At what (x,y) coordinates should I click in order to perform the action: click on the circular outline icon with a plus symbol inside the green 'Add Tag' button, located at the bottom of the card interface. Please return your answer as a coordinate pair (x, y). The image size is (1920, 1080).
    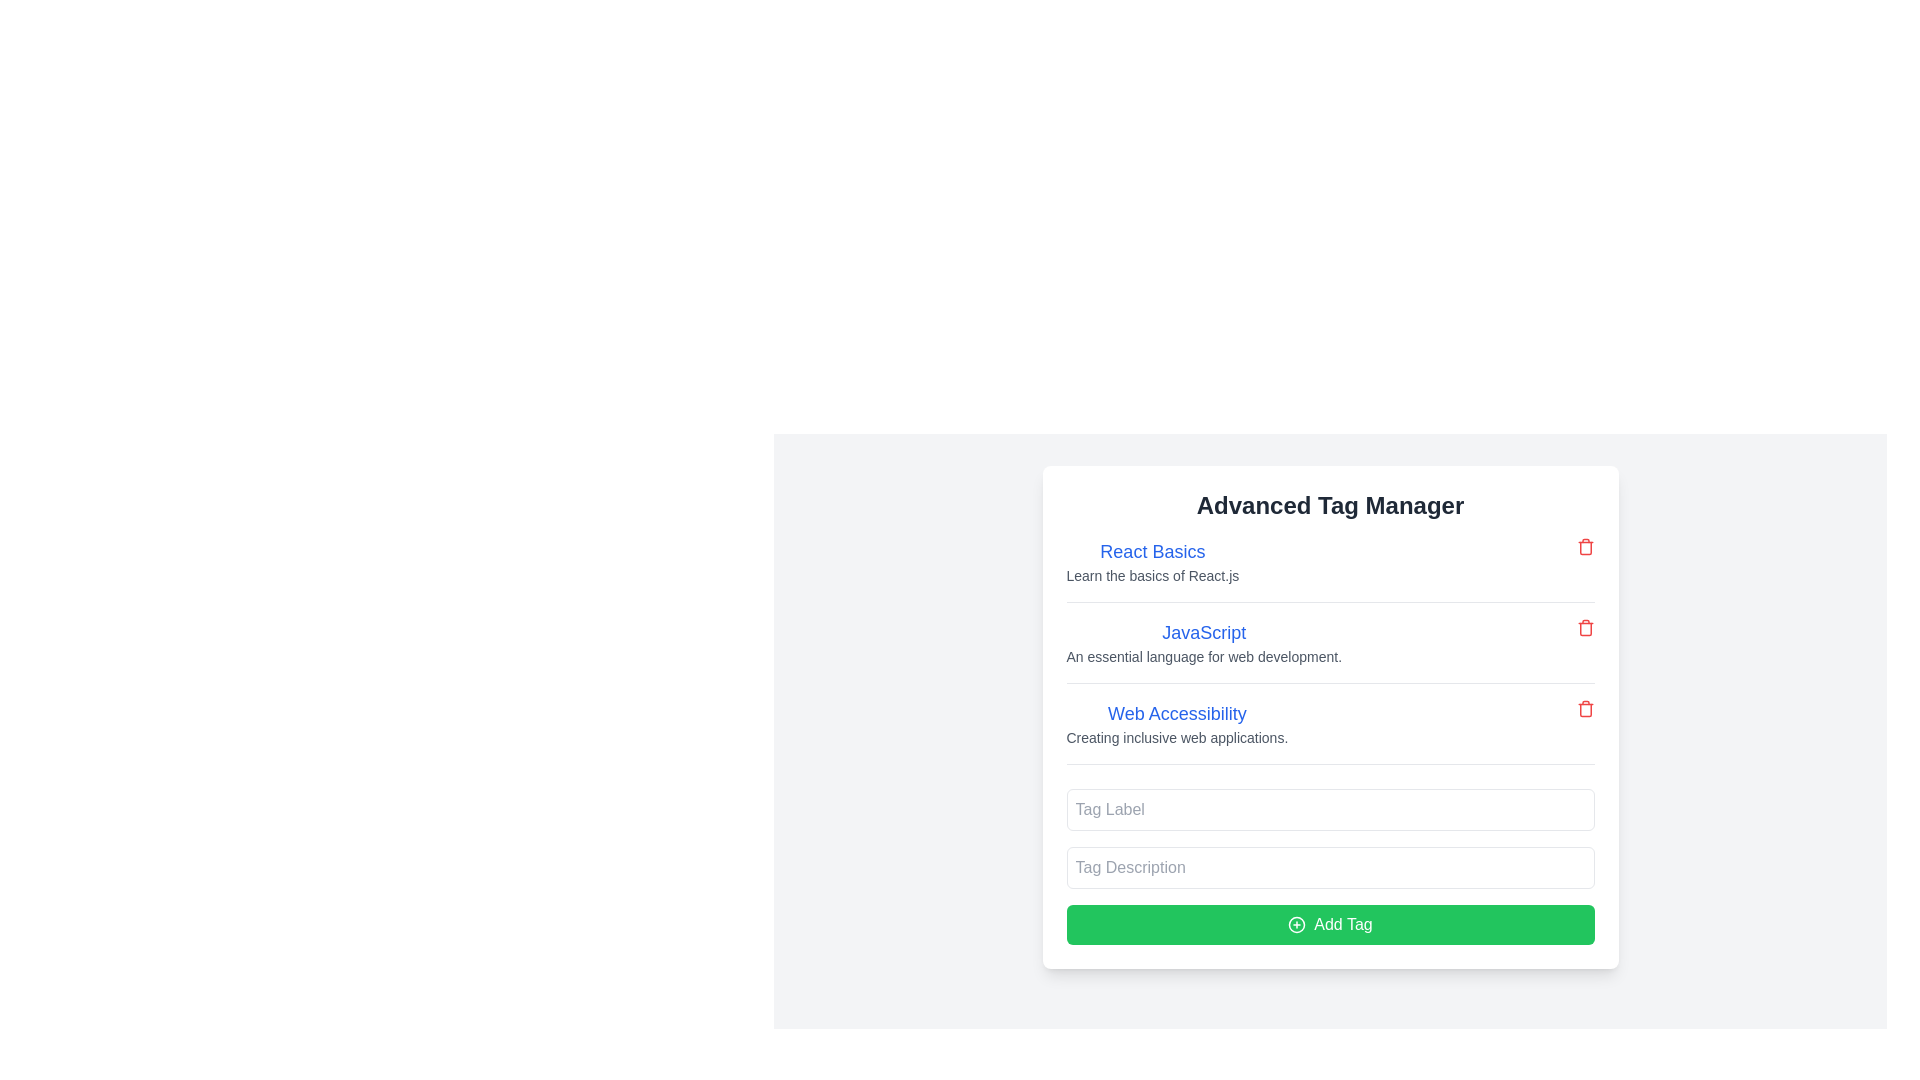
    Looking at the image, I should click on (1297, 925).